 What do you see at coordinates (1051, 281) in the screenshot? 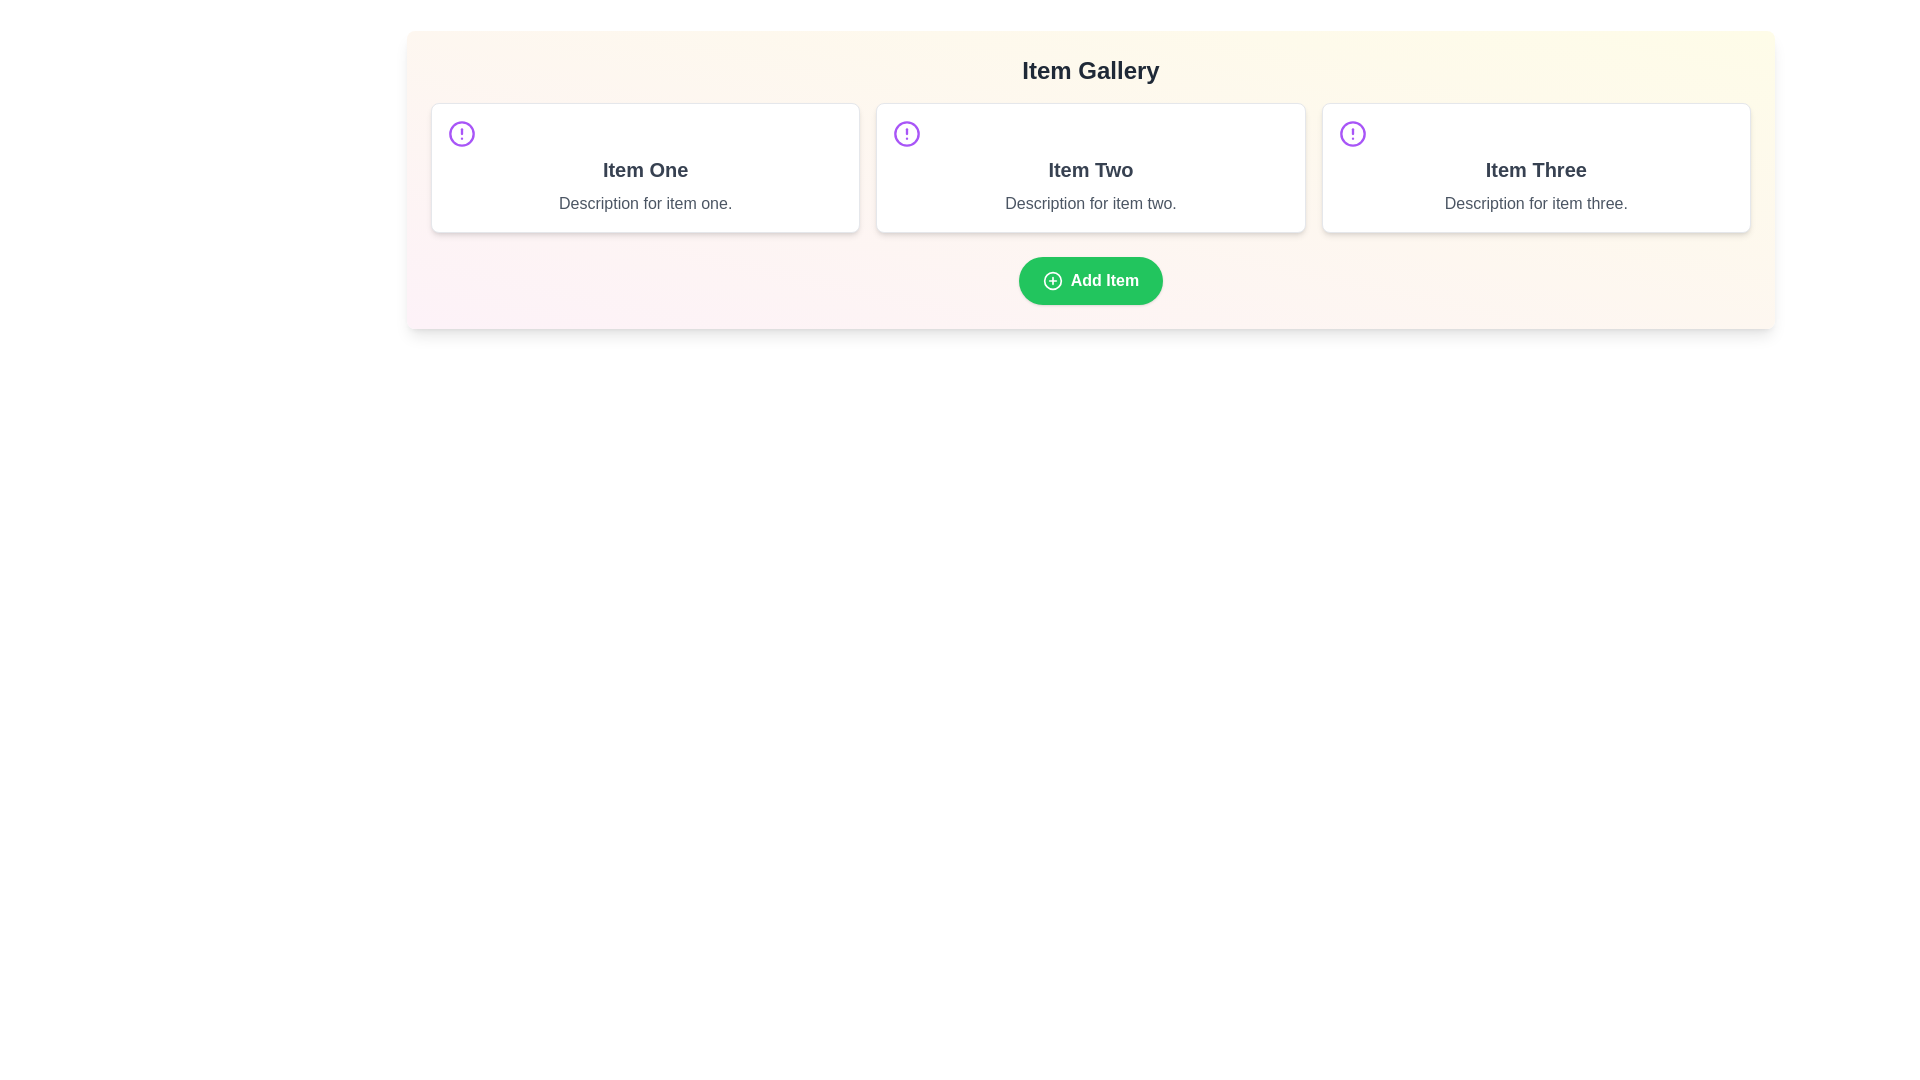
I see `the circle element within the green button labeled 'Add Item', which is part of a 'plus' icon located at the center-bottom of the main interface` at bounding box center [1051, 281].